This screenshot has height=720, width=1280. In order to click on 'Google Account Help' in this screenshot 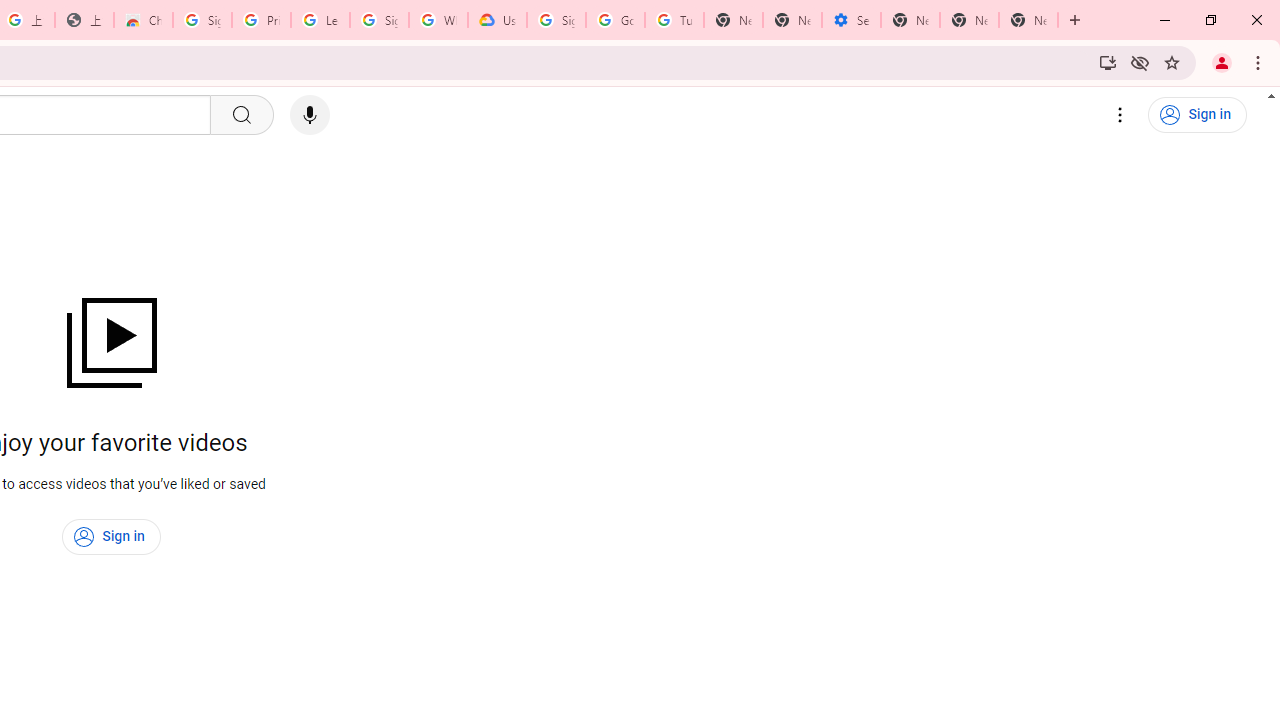, I will do `click(614, 20)`.